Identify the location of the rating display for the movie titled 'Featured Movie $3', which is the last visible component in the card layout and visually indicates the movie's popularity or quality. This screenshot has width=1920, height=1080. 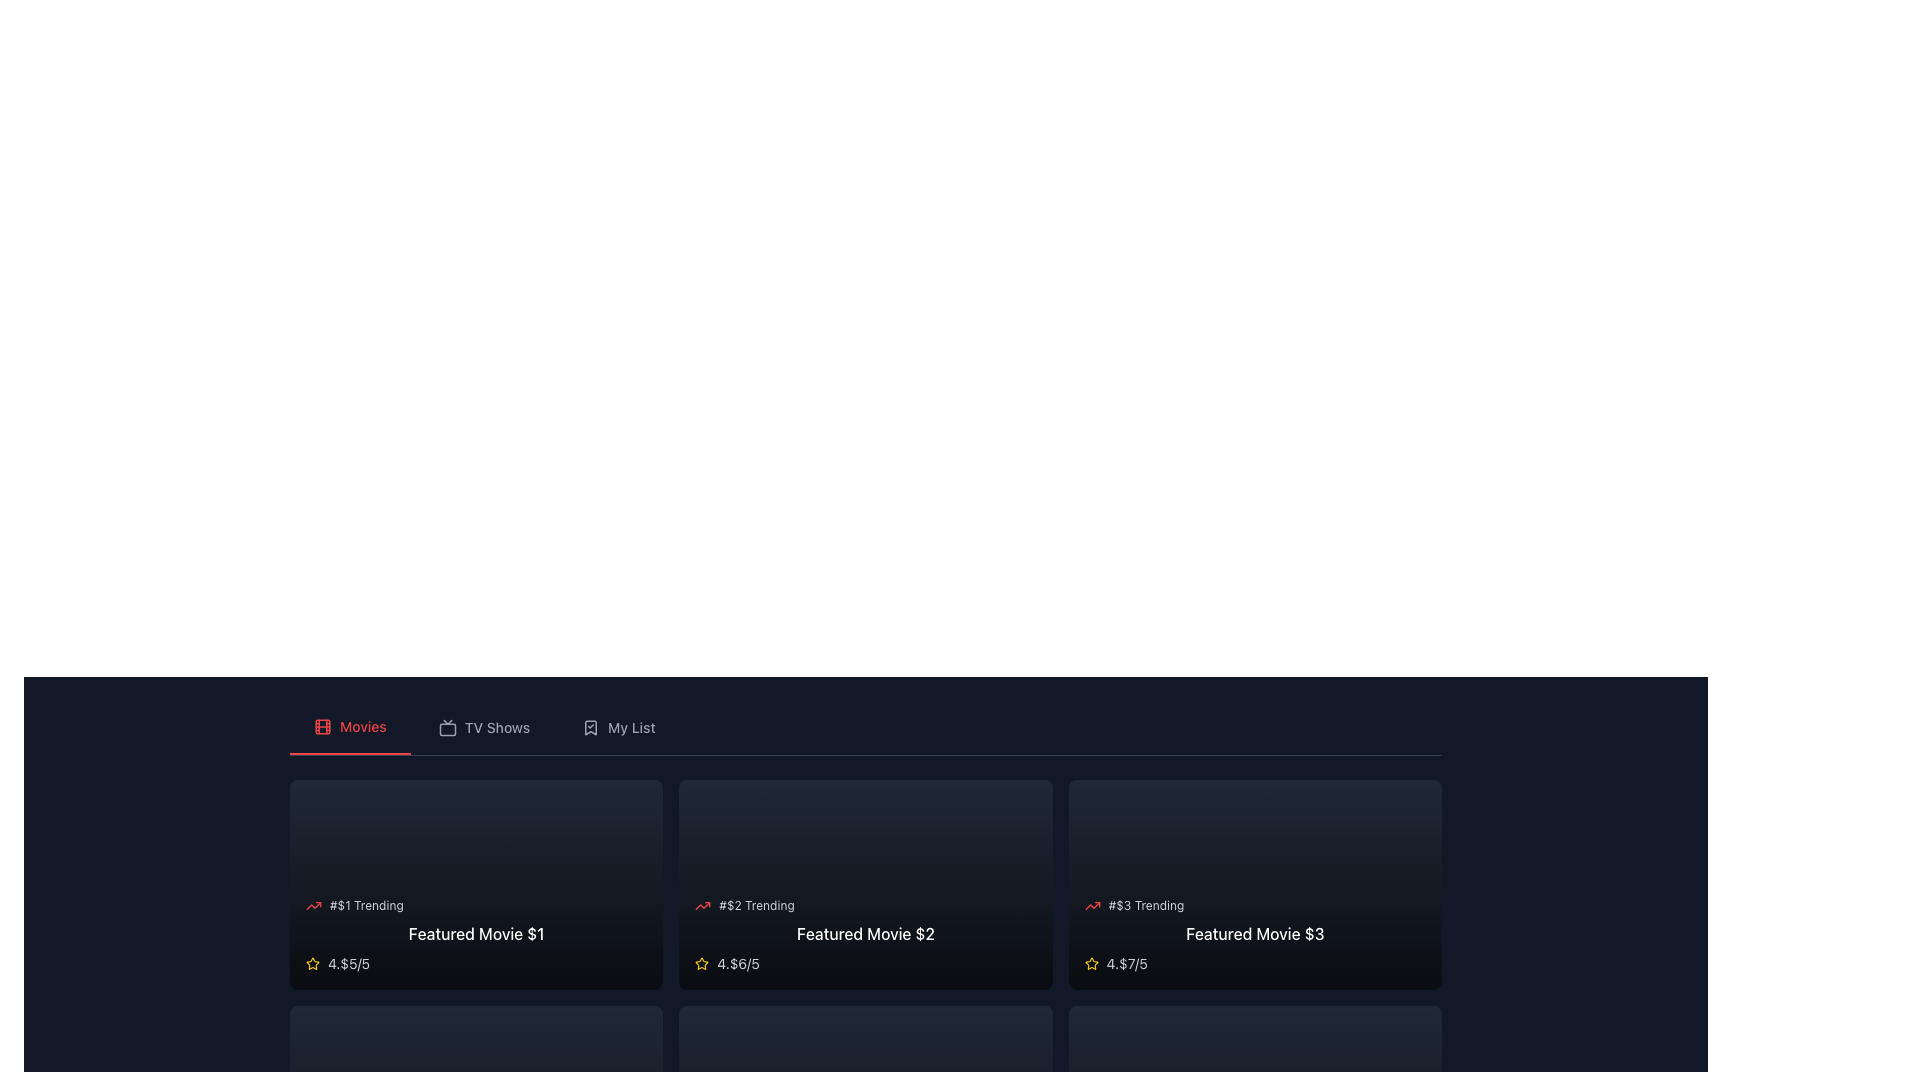
(1254, 963).